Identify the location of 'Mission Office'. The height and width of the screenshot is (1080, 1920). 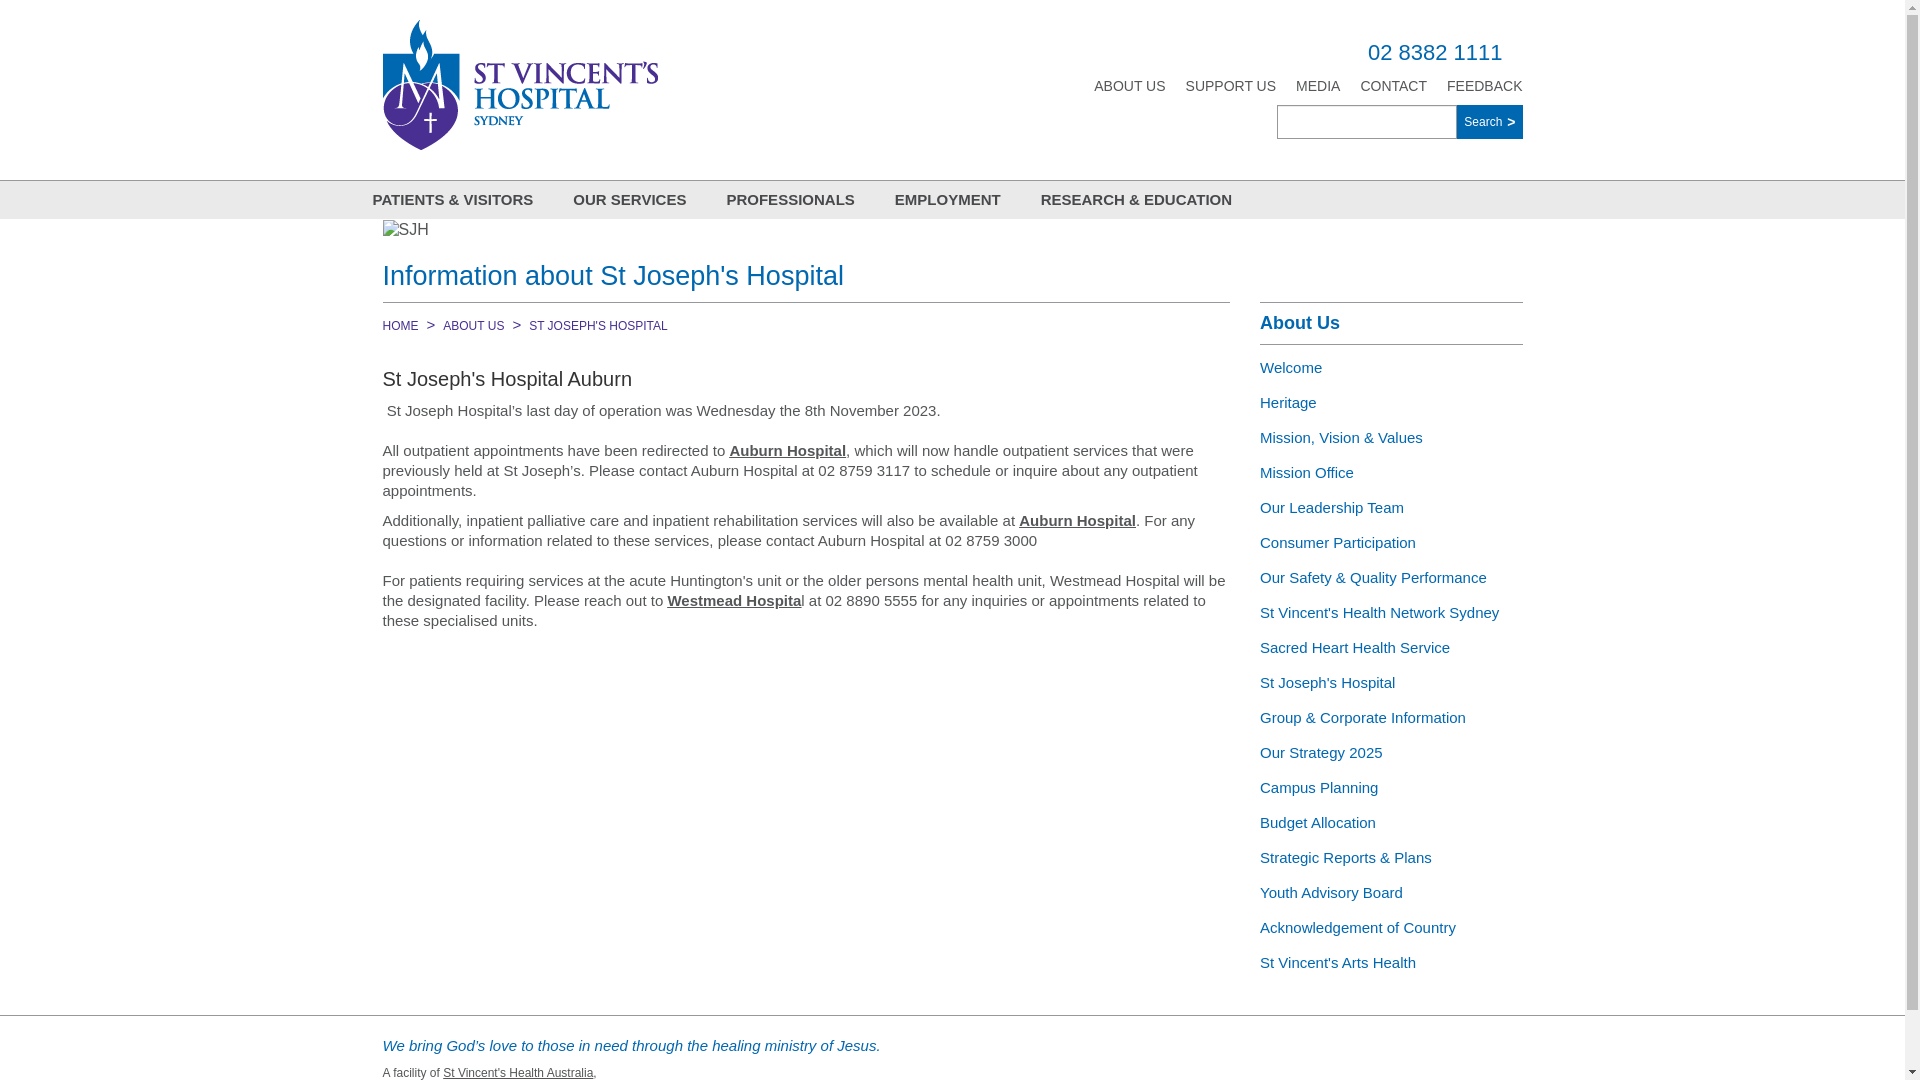
(1390, 472).